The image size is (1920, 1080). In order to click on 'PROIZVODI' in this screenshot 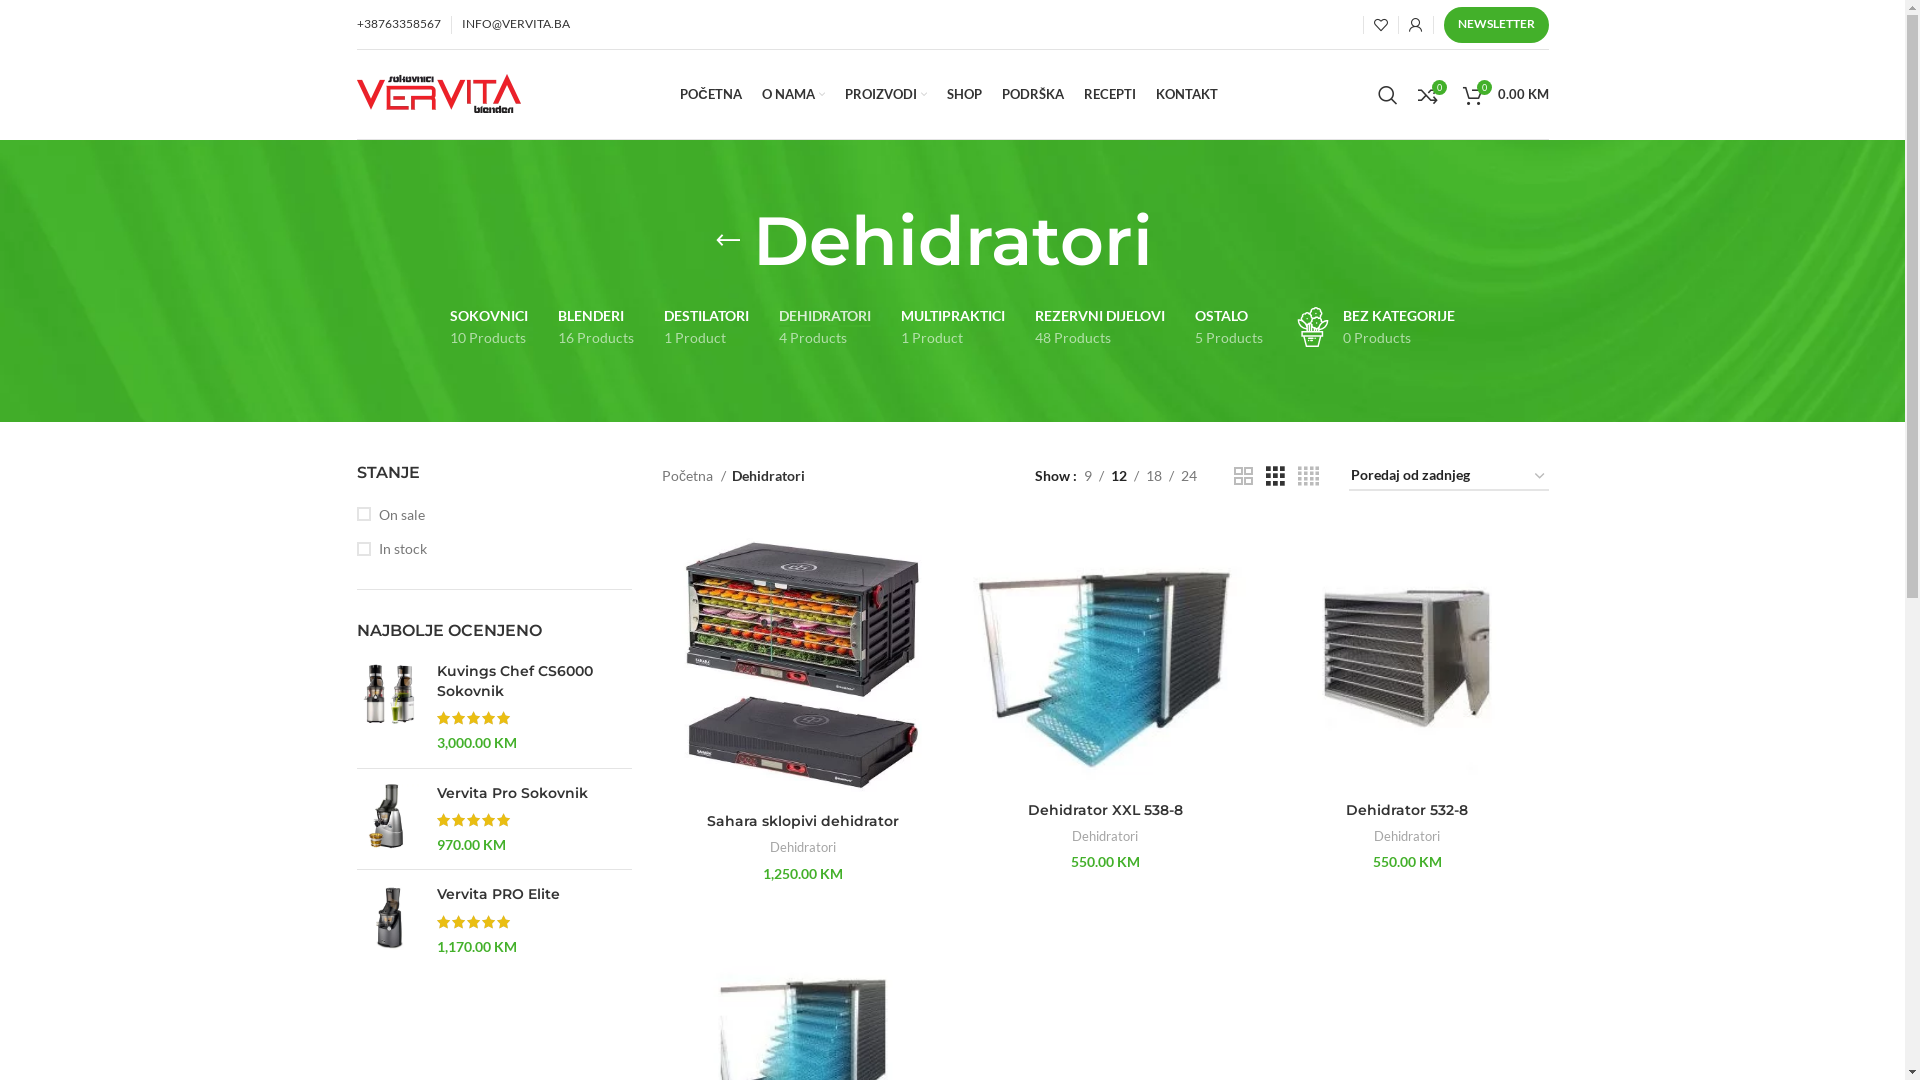, I will do `click(885, 93)`.